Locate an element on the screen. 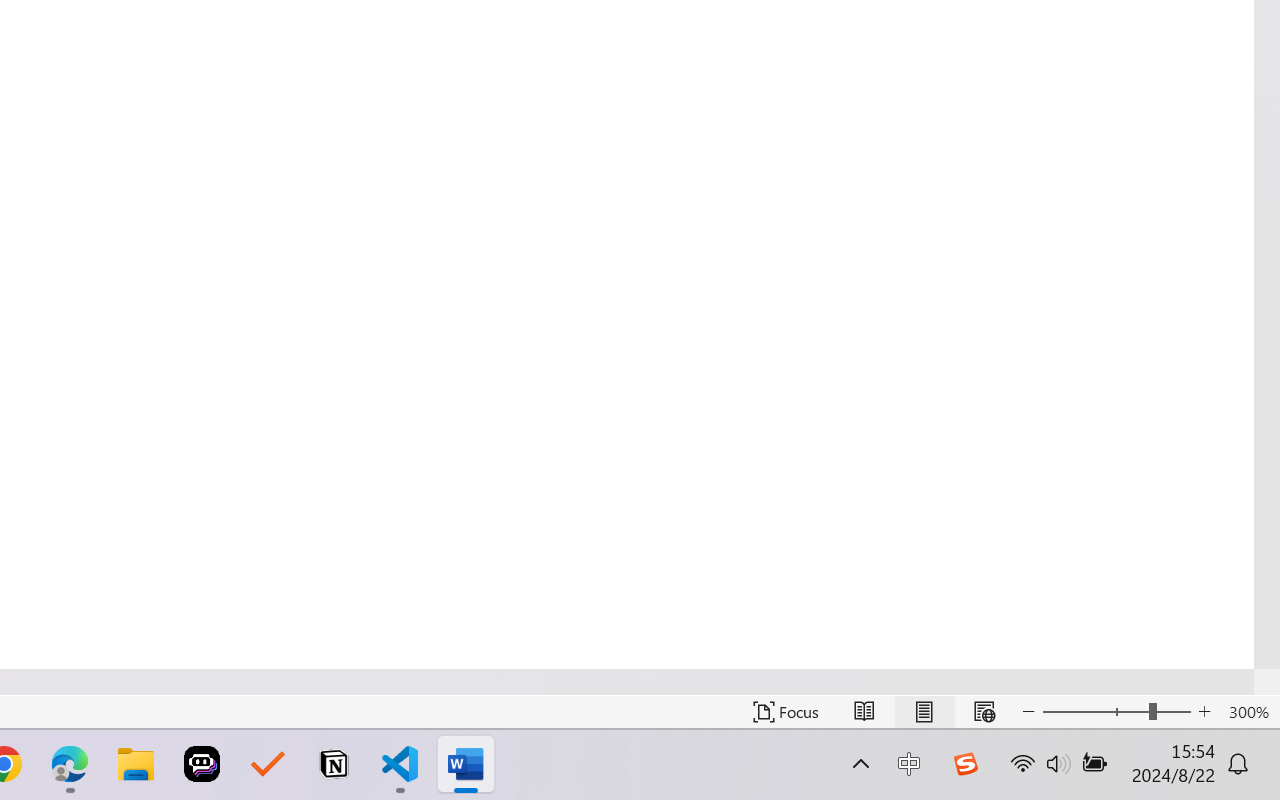 The height and width of the screenshot is (800, 1280). 'Read Mode' is located at coordinates (864, 711).